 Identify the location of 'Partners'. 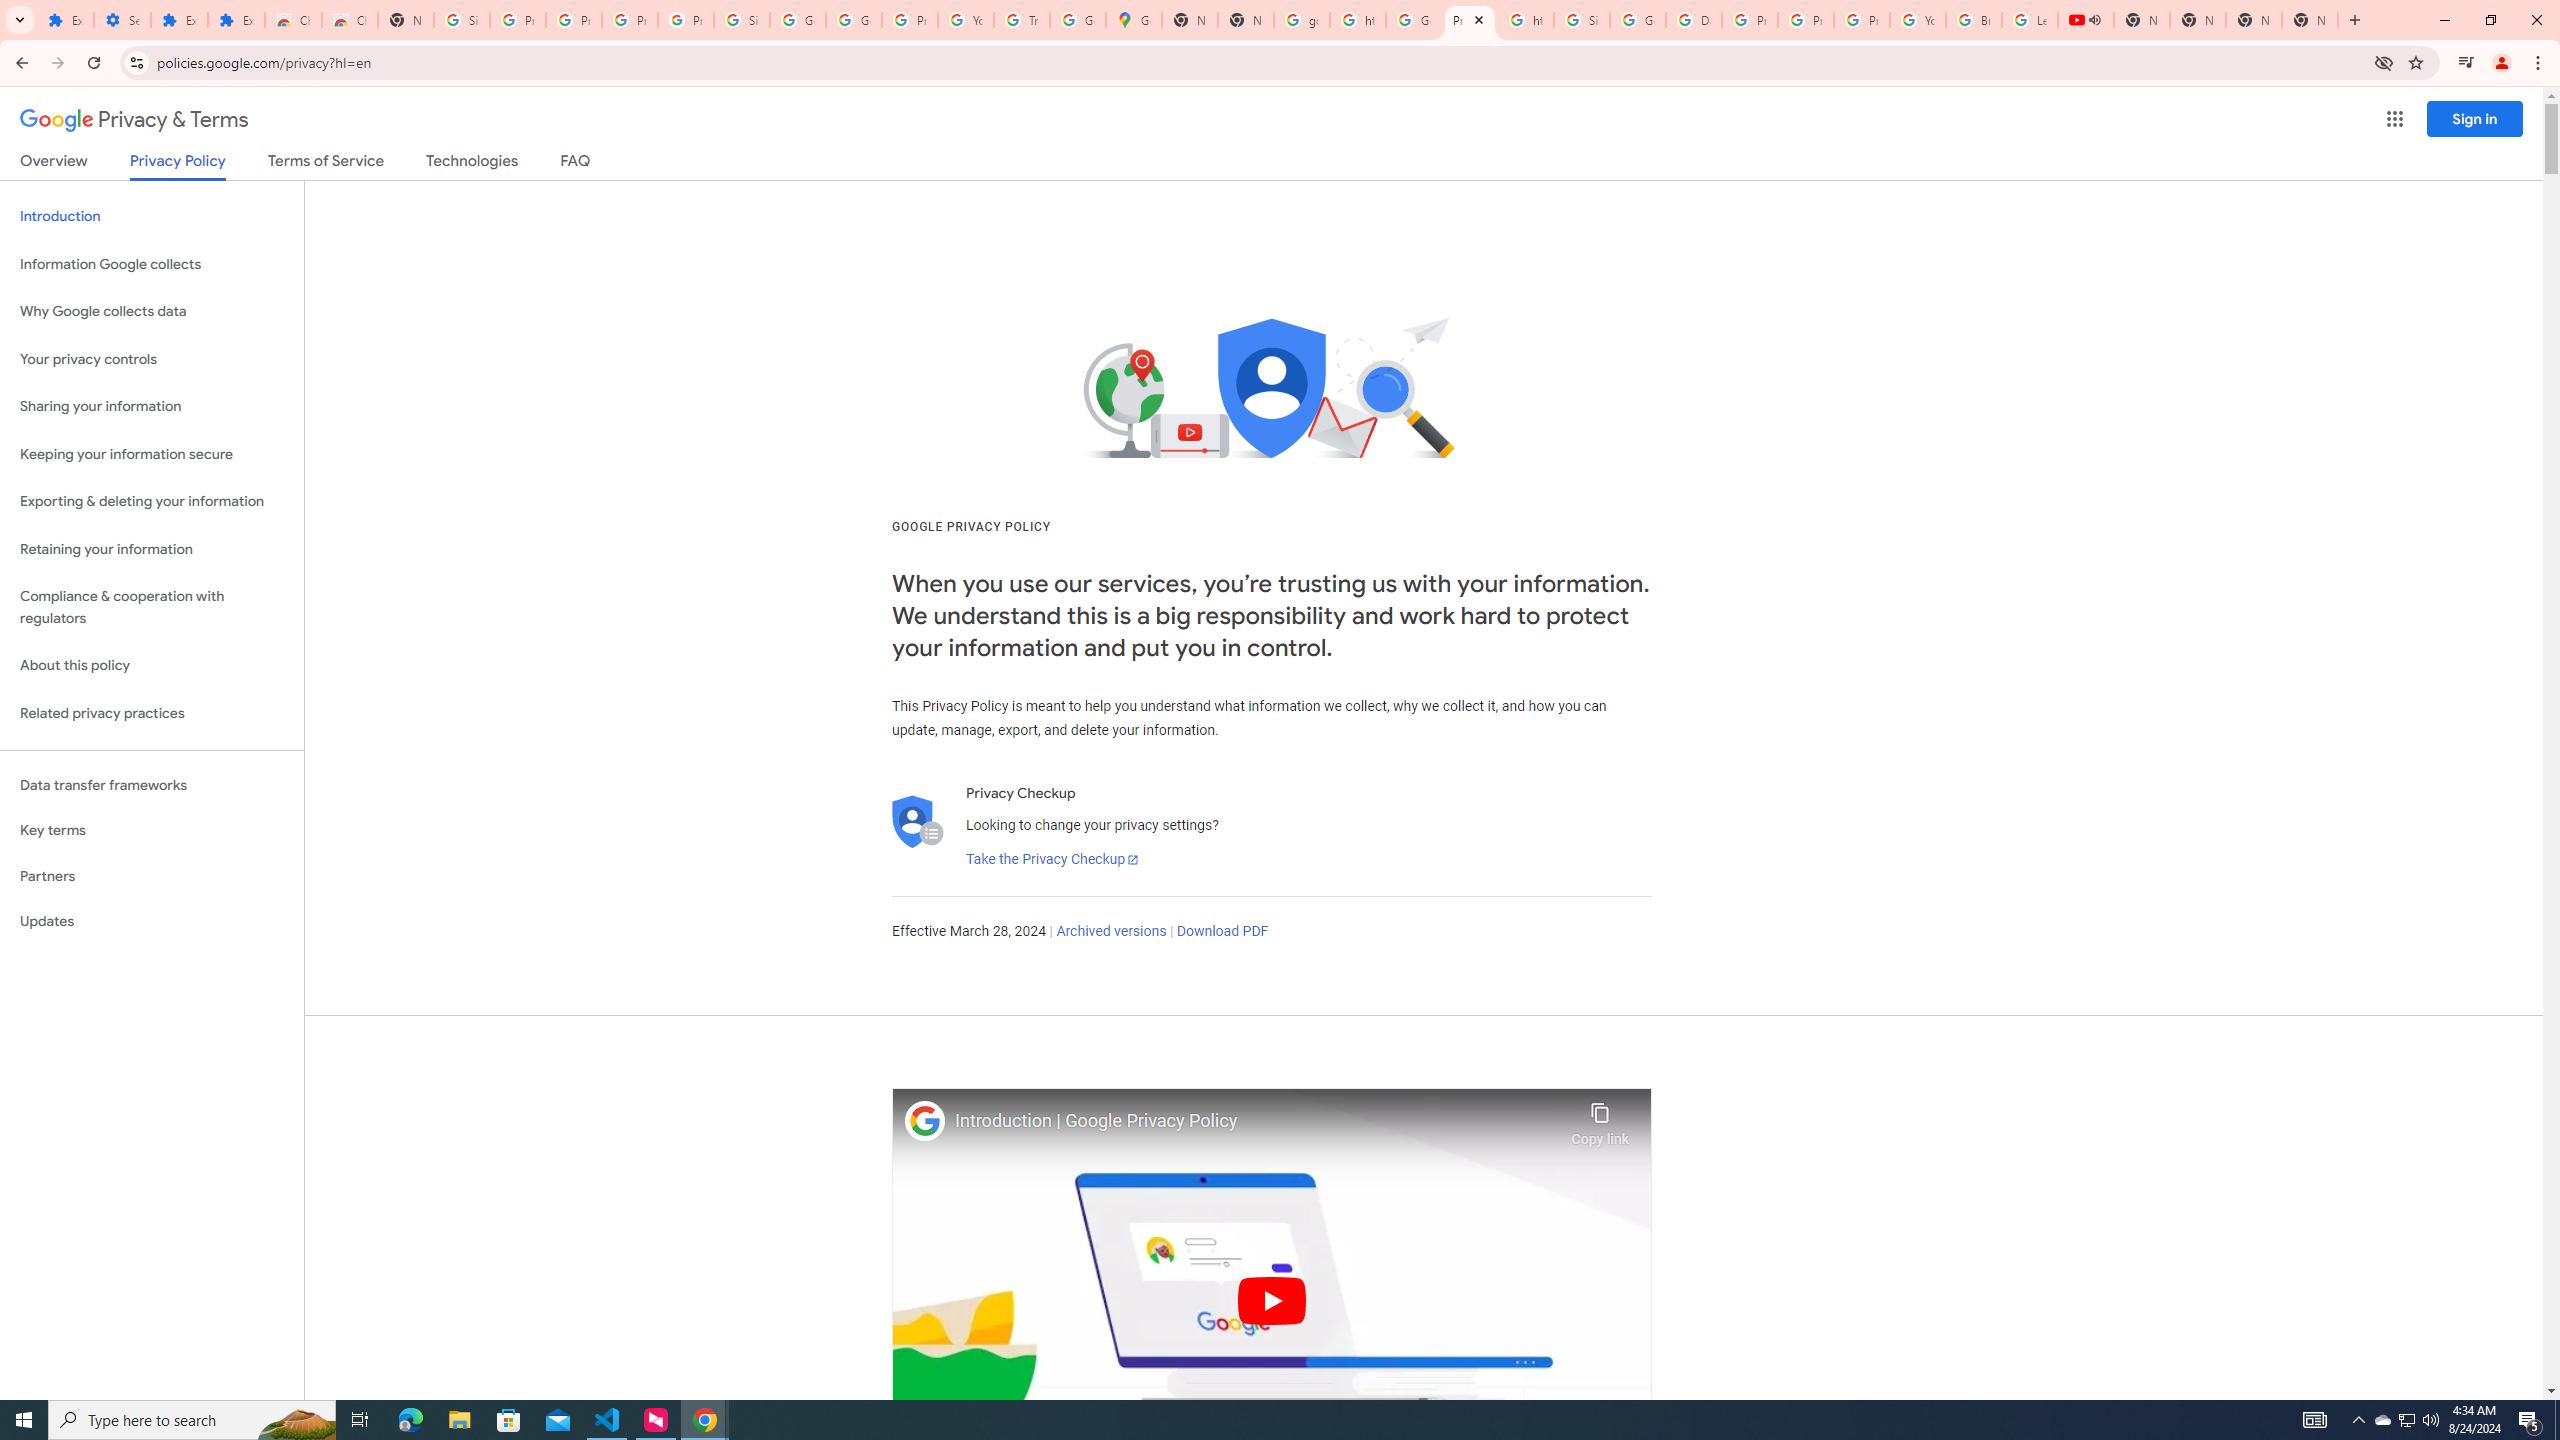
(151, 876).